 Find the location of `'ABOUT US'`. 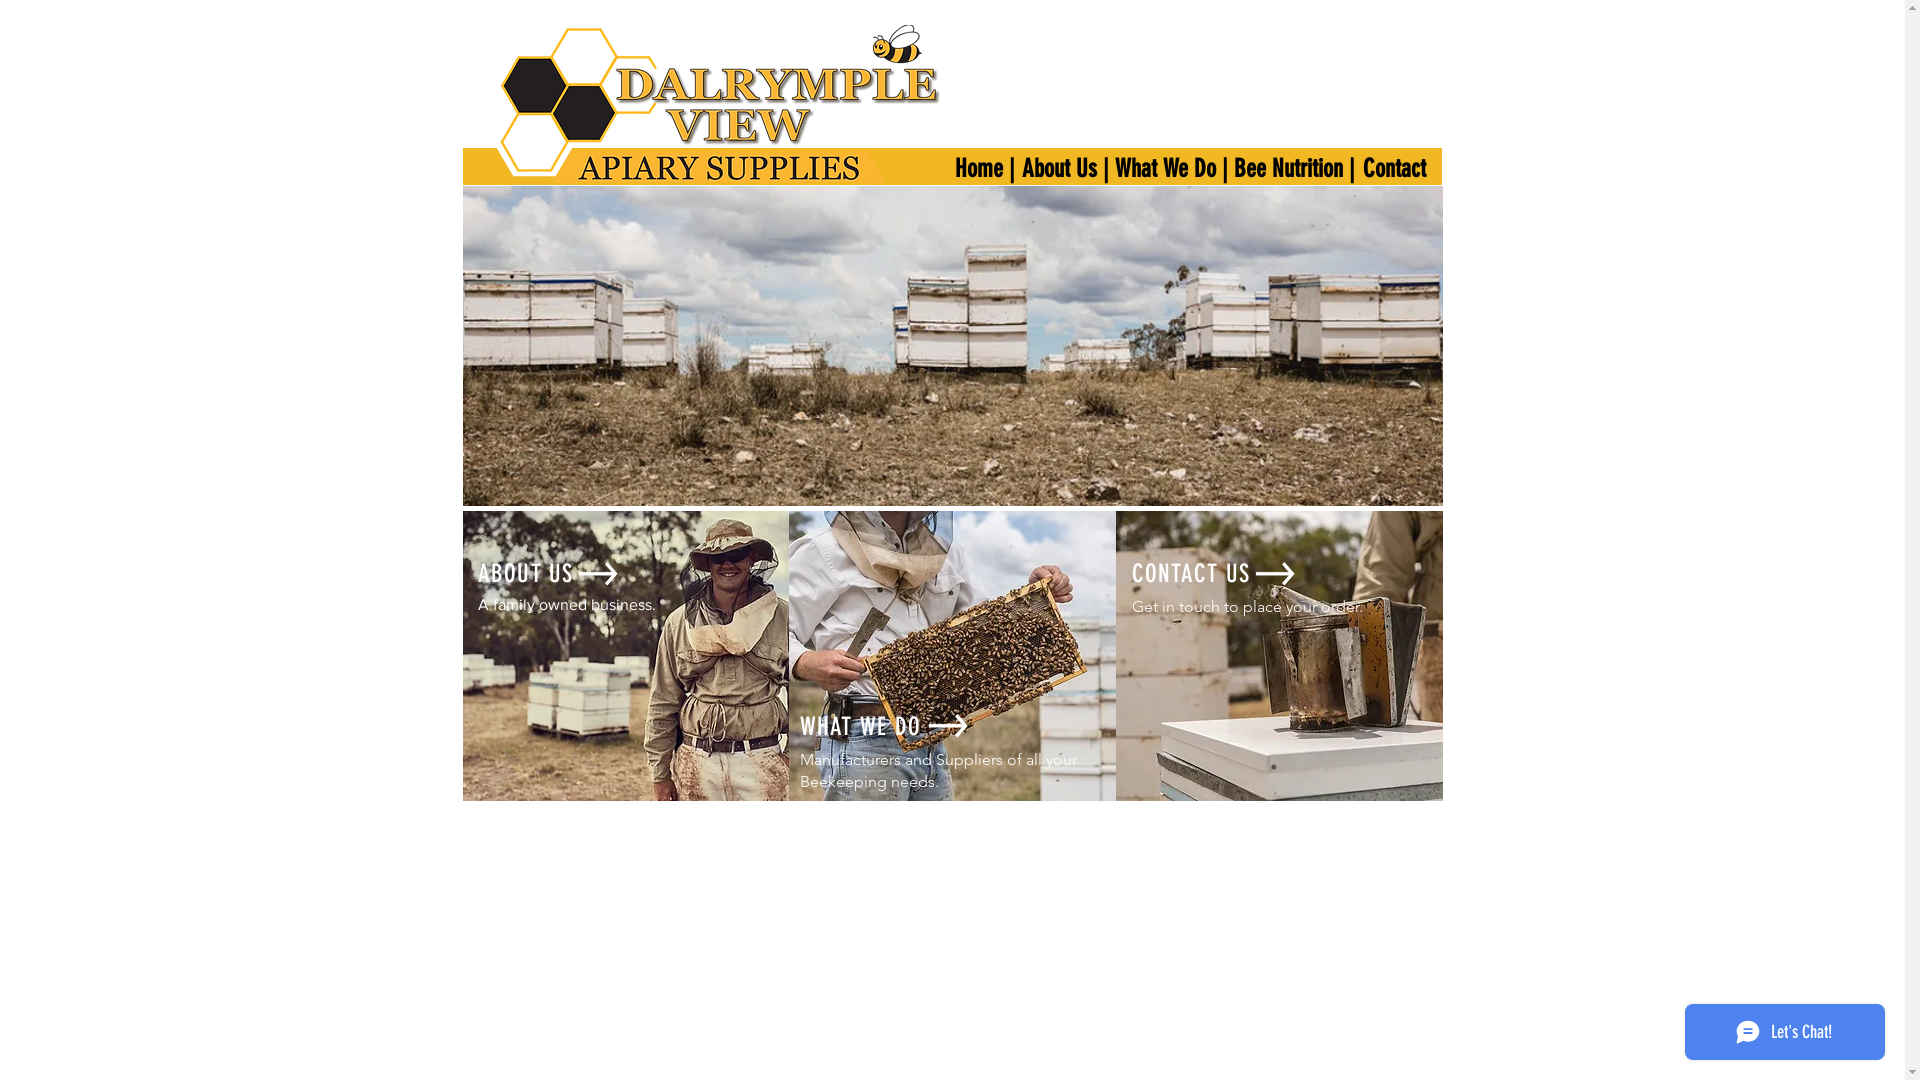

'ABOUT US' is located at coordinates (526, 573).